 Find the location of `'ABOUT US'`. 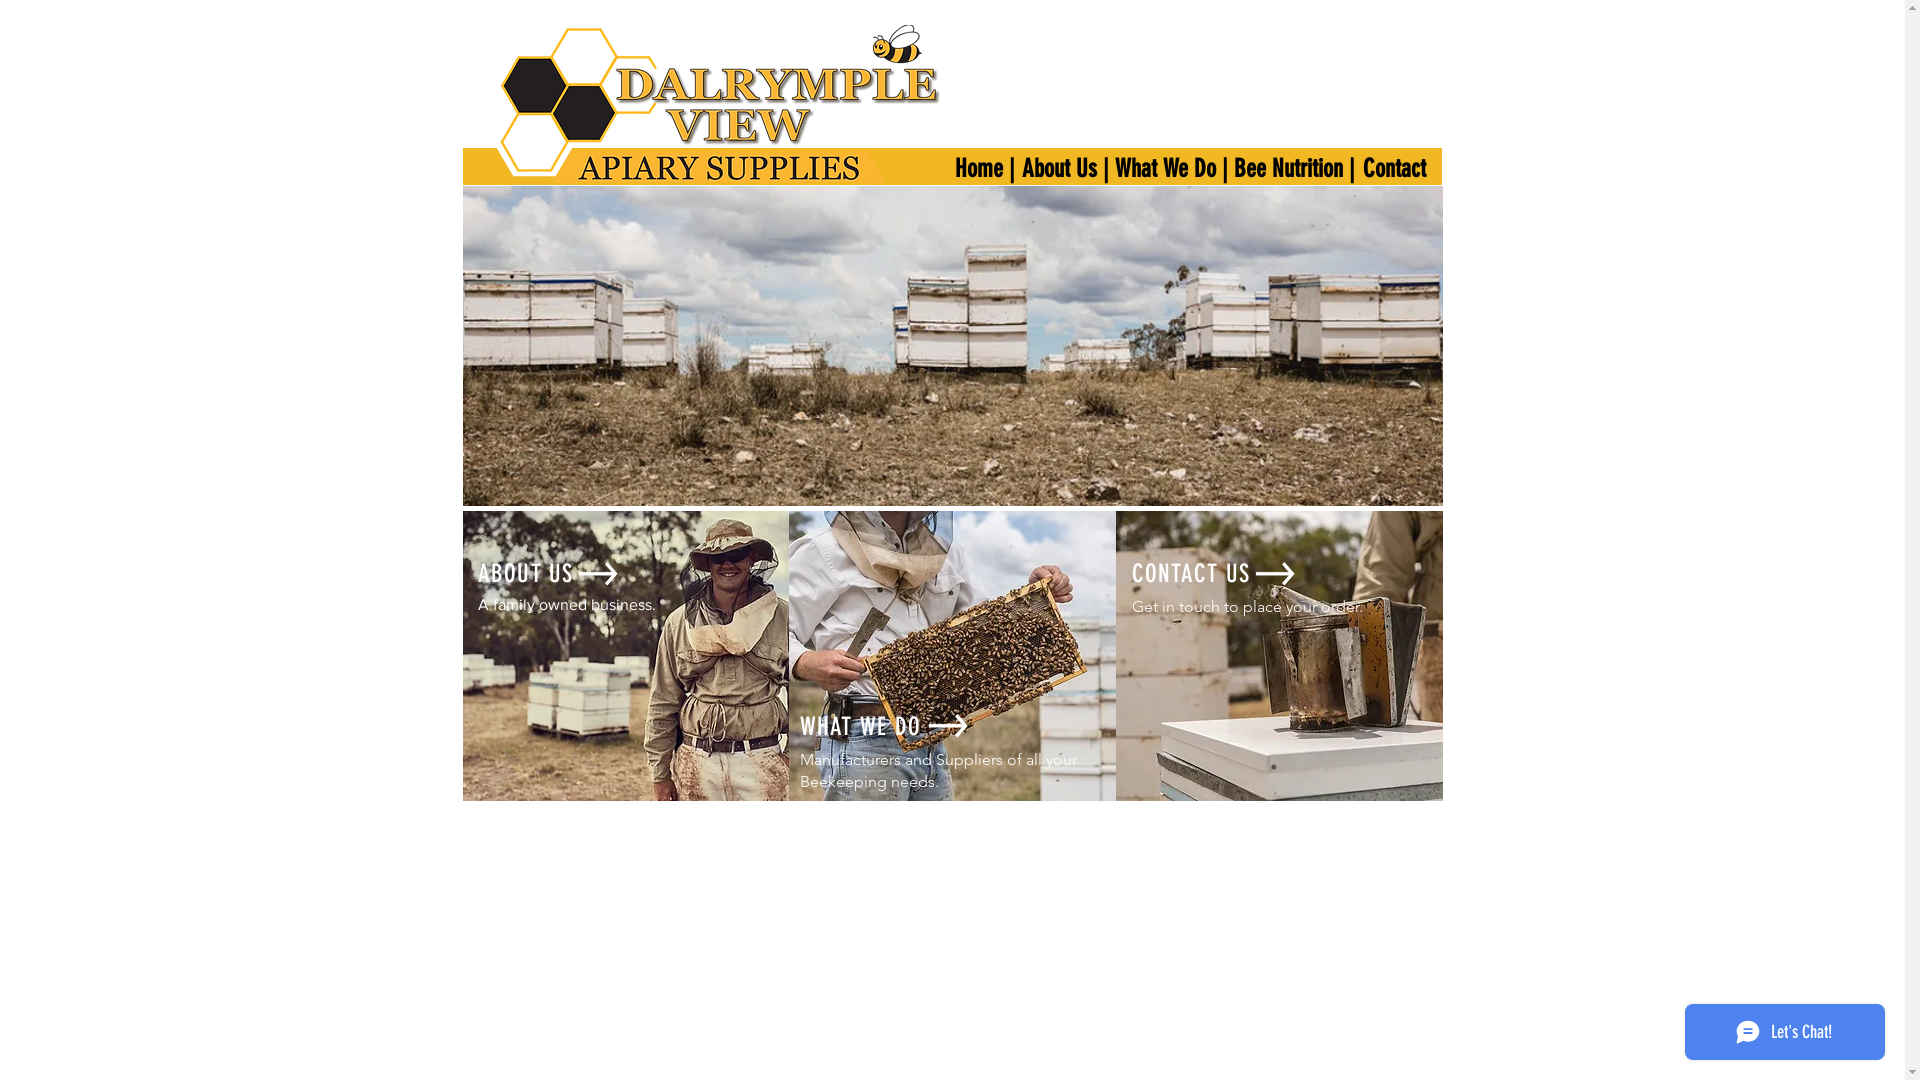

'ABOUT US' is located at coordinates (526, 573).